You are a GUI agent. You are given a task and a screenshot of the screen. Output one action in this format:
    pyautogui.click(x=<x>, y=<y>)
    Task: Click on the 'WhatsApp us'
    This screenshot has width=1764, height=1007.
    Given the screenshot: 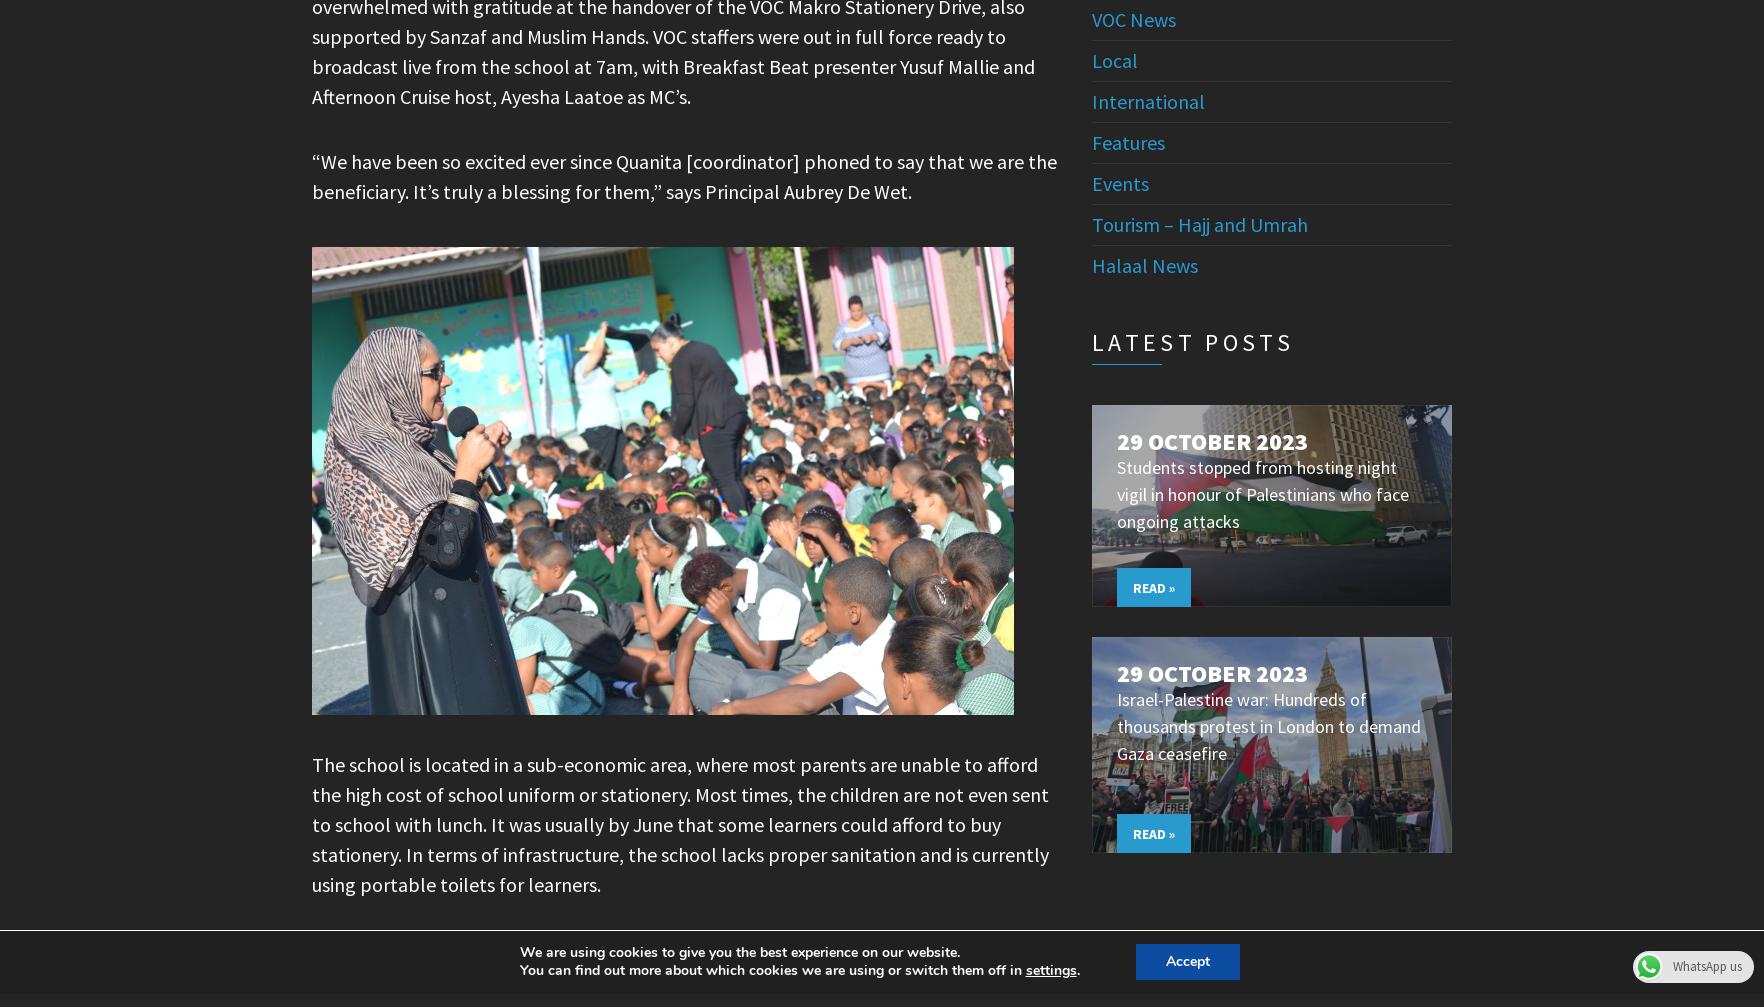 What is the action you would take?
    pyautogui.click(x=1707, y=965)
    